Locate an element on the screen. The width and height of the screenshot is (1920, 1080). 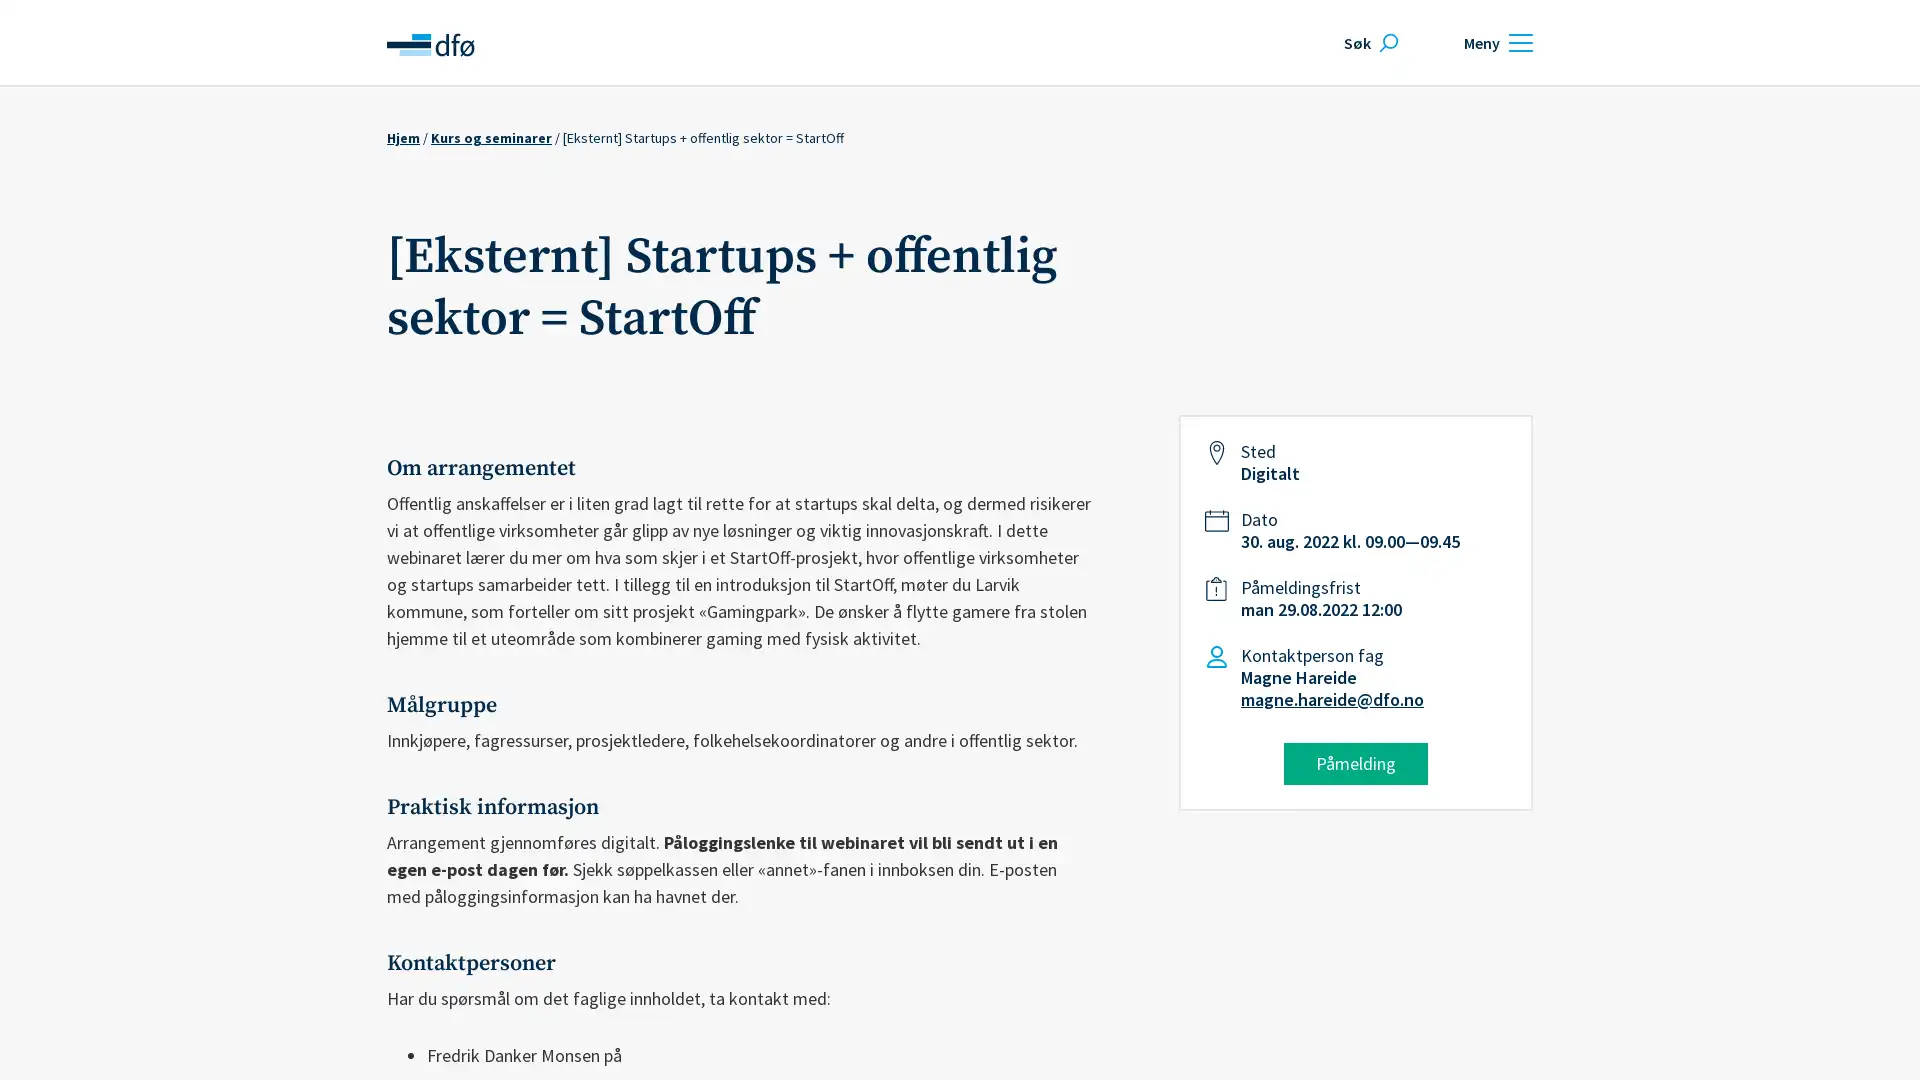
Sk is located at coordinates (1367, 42).